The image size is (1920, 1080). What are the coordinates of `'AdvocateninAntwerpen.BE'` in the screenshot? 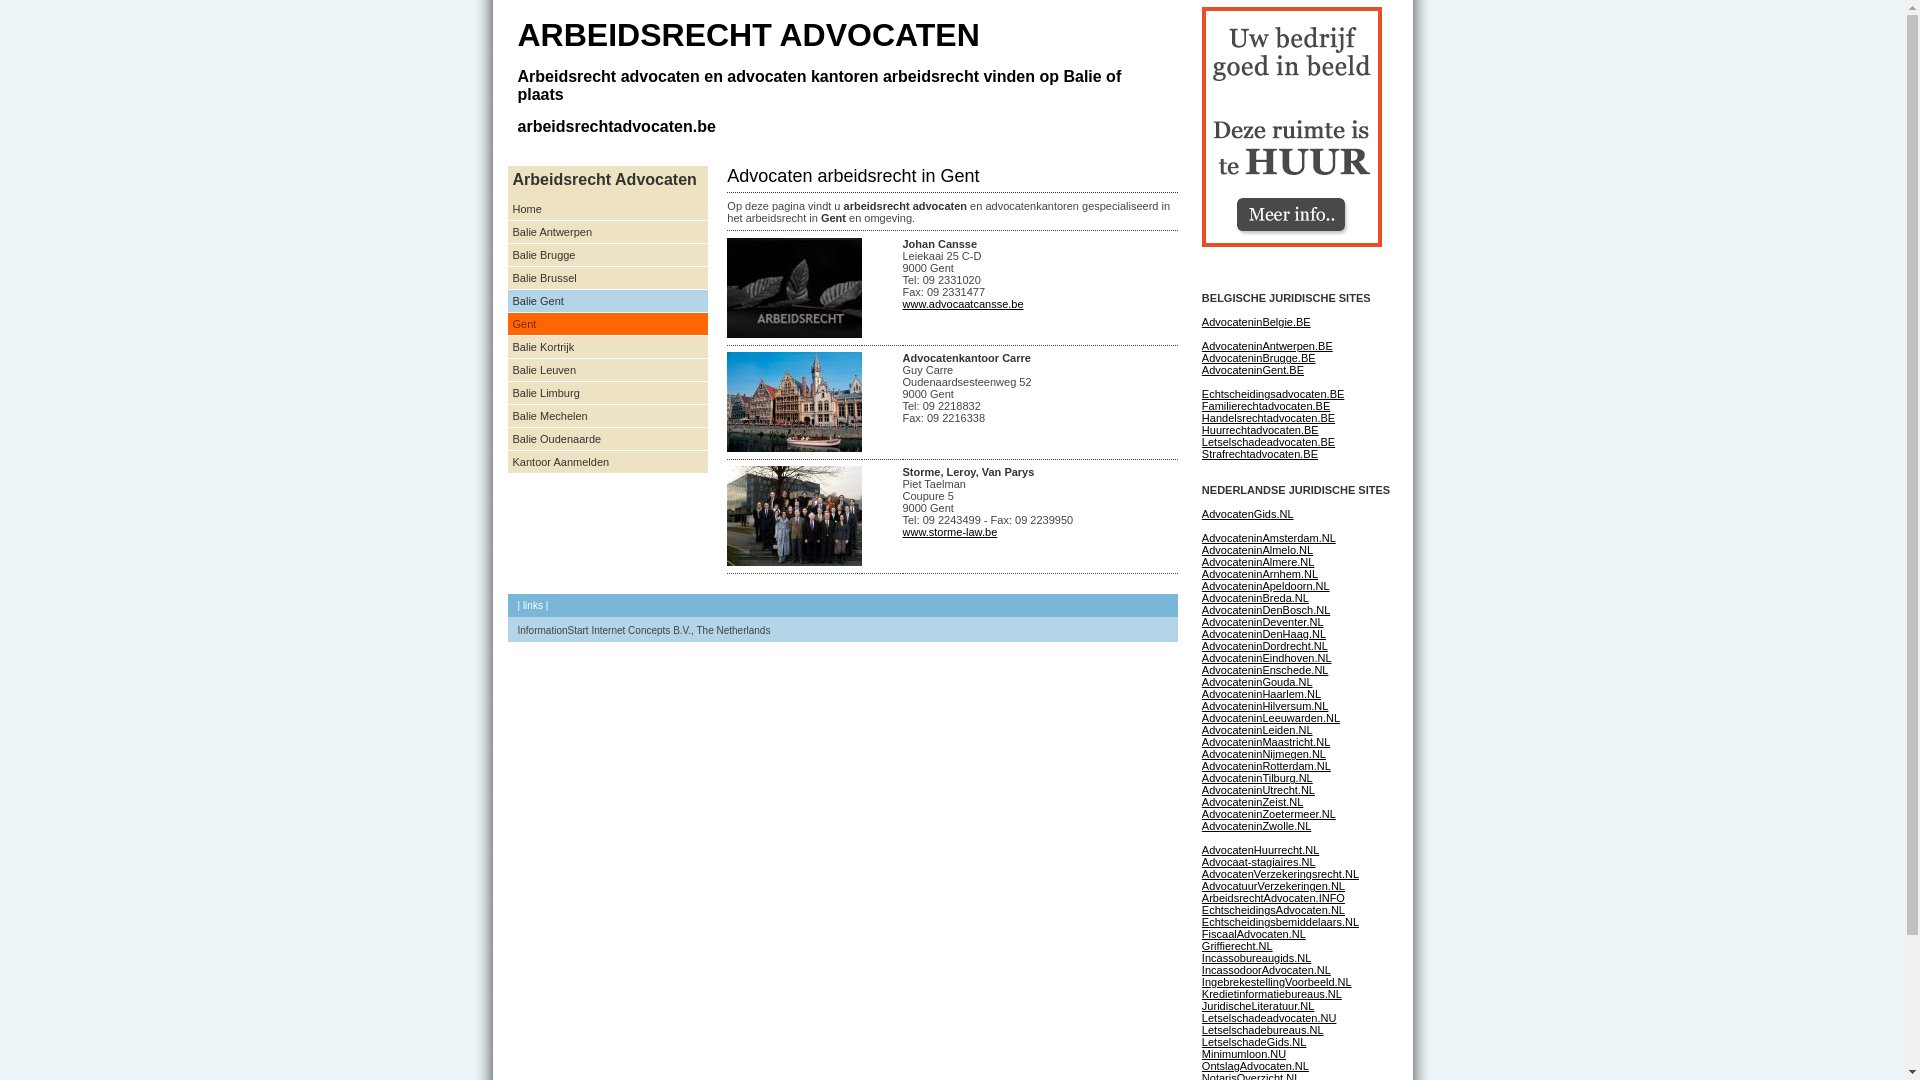 It's located at (1266, 345).